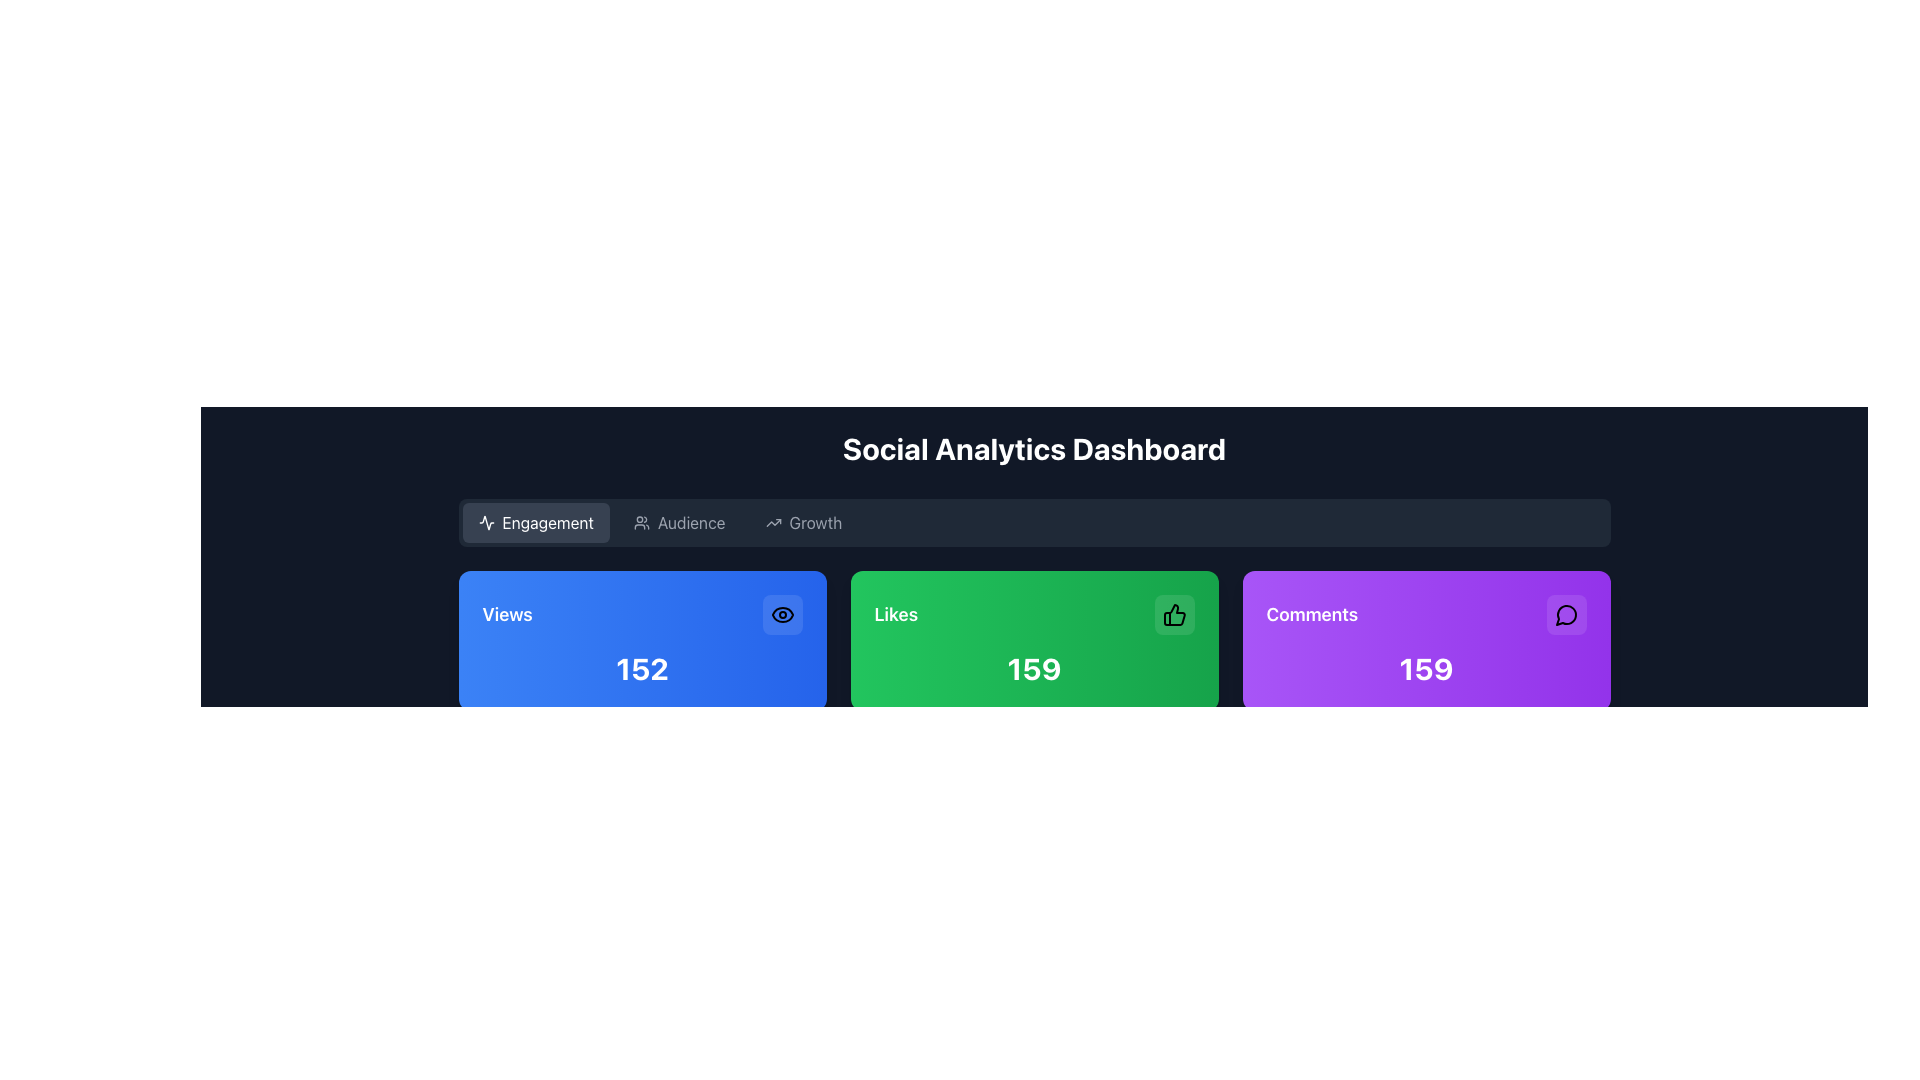 This screenshot has width=1920, height=1080. What do you see at coordinates (691, 522) in the screenshot?
I see `the 'Audience' text label located in the central navigation bar, positioned to the right of 'Engagement' and to the left of 'Growth', to gain context about the category or section it represents` at bounding box center [691, 522].